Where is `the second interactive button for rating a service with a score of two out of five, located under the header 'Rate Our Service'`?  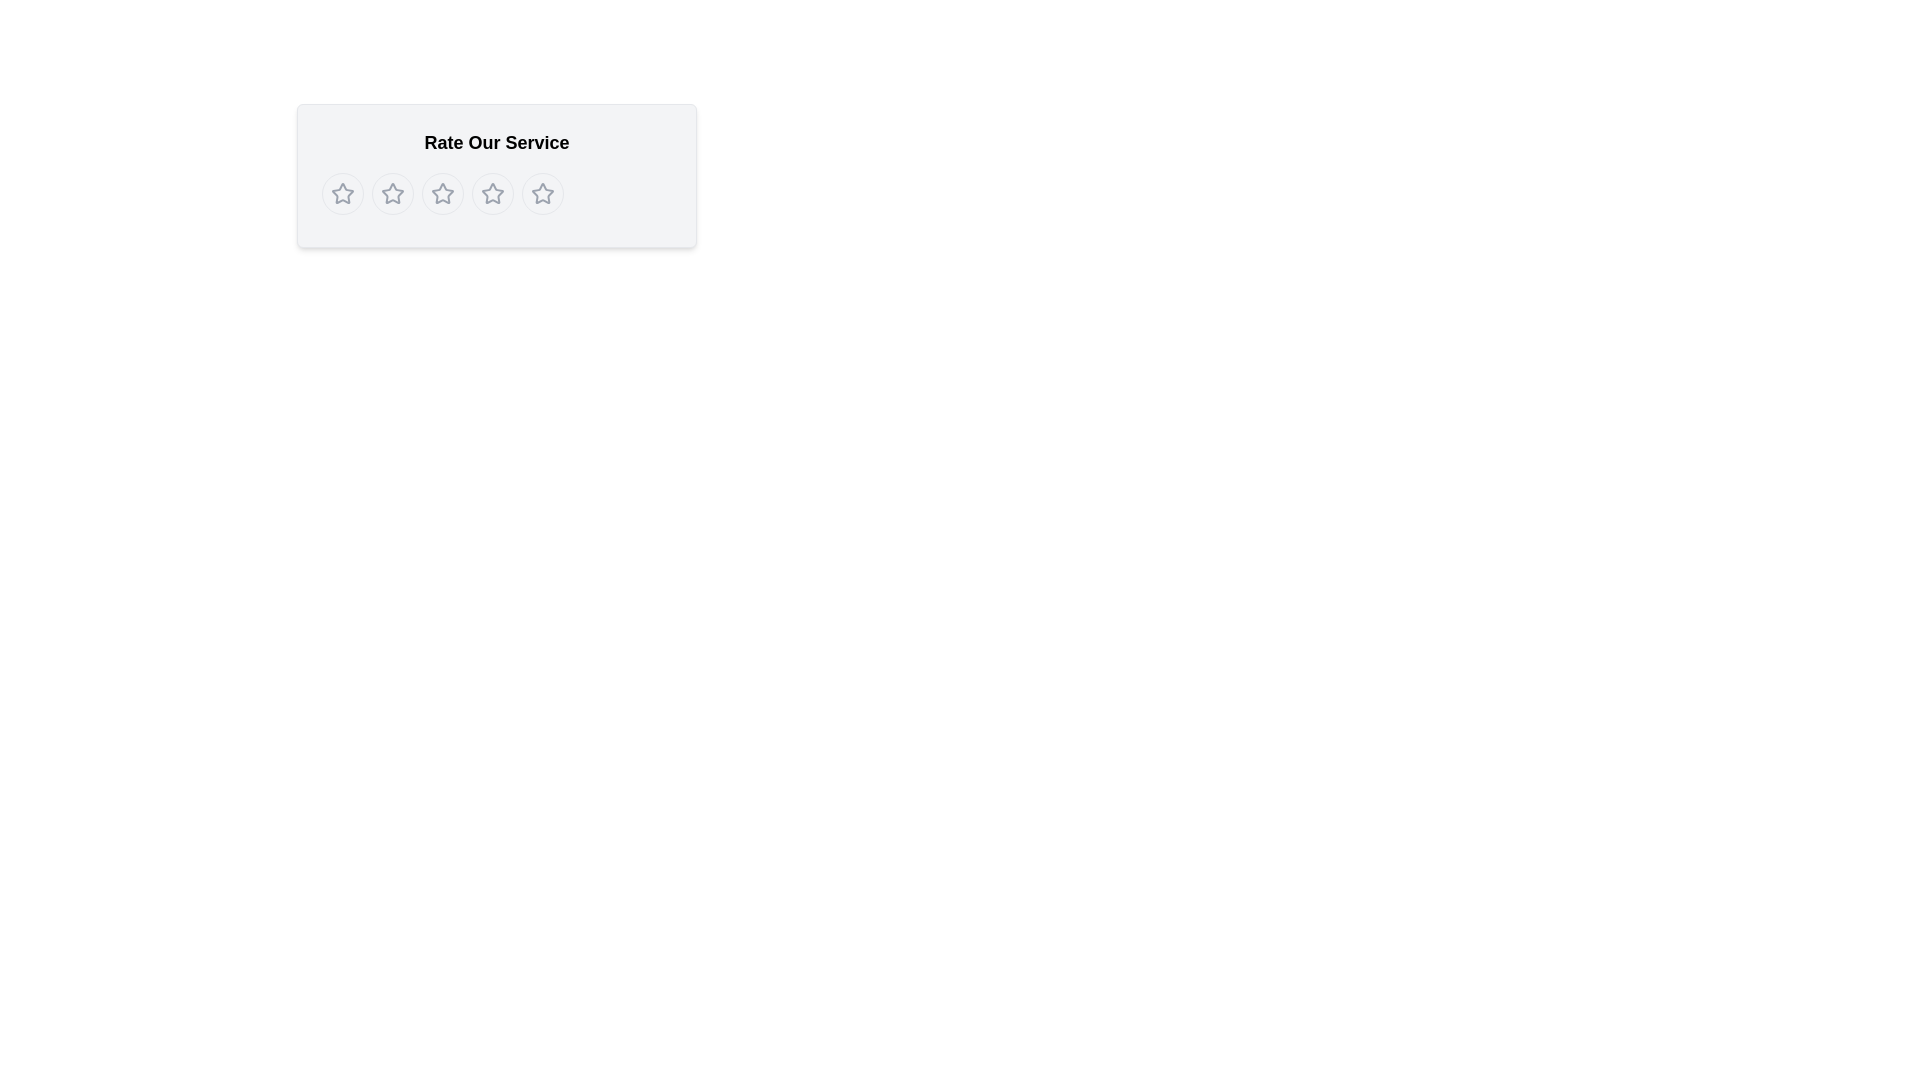 the second interactive button for rating a service with a score of two out of five, located under the header 'Rate Our Service' is located at coordinates (393, 193).